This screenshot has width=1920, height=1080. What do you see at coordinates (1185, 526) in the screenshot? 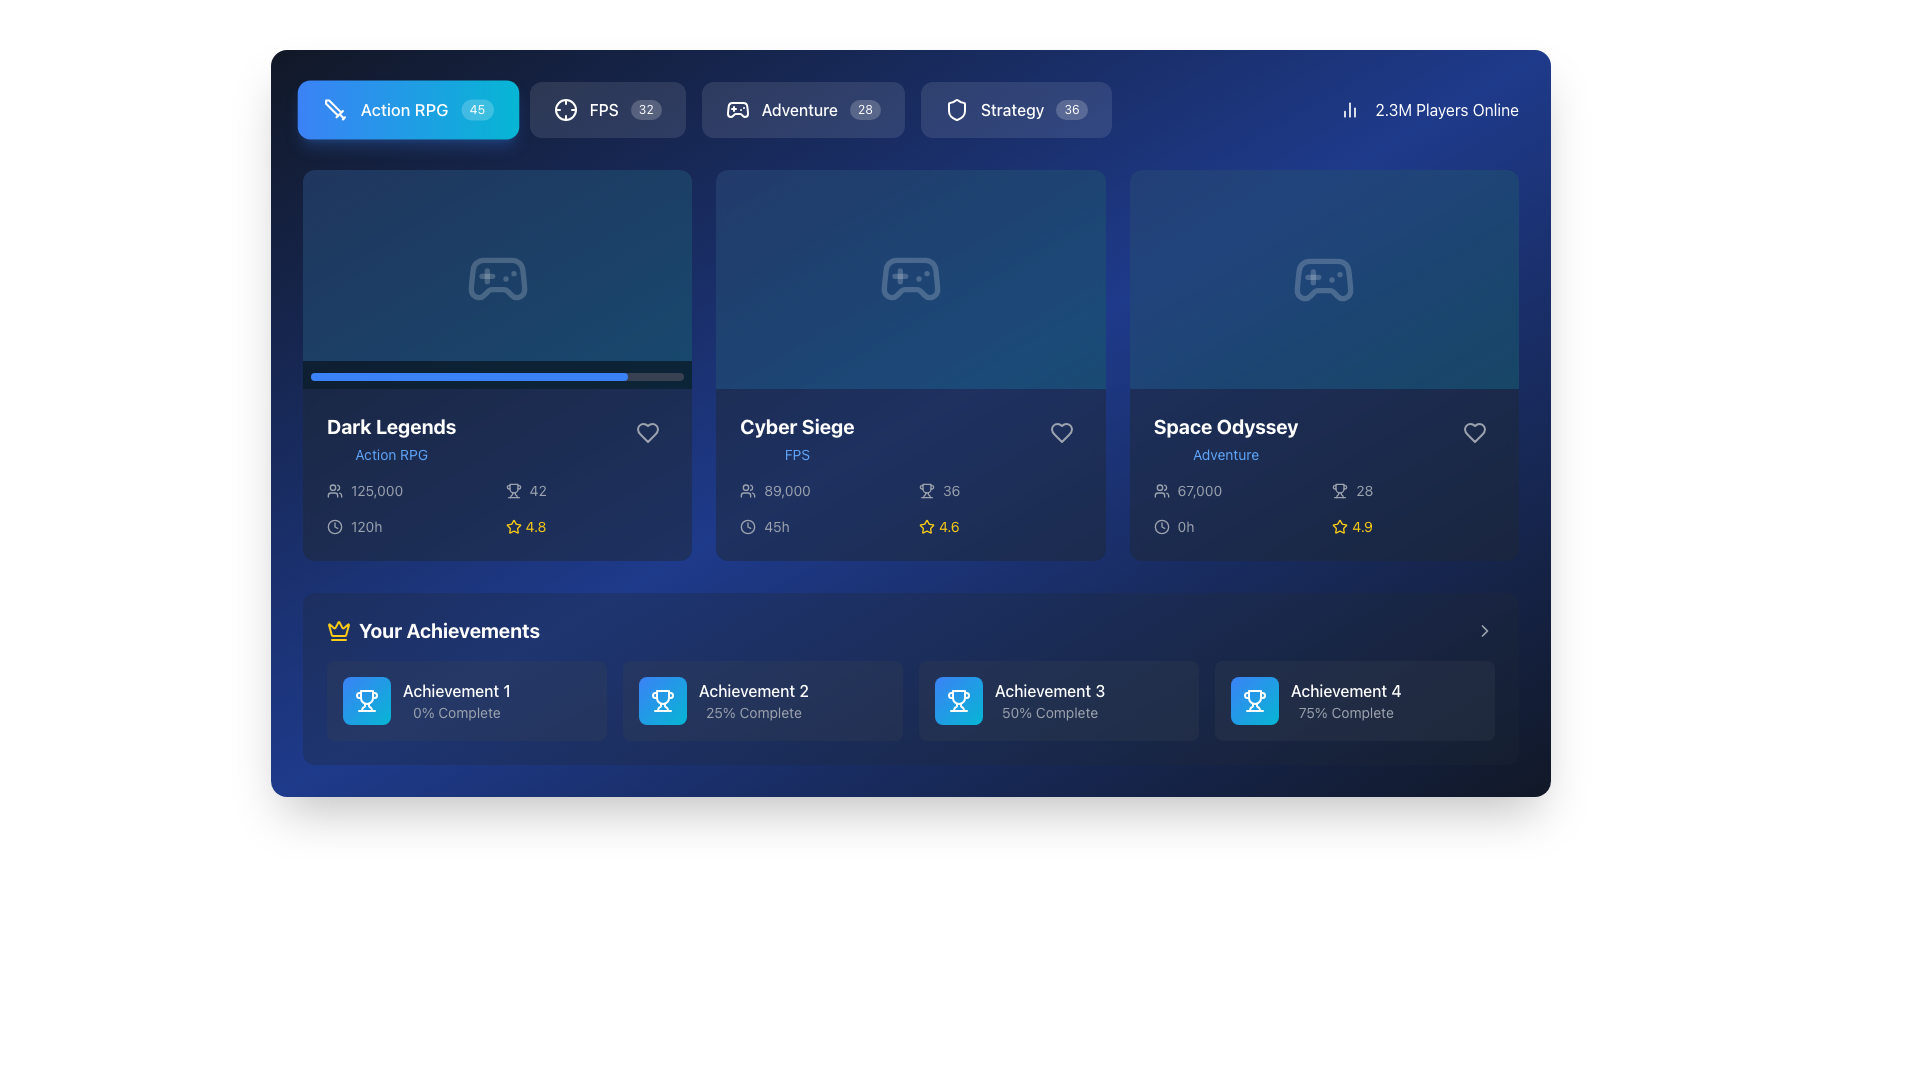
I see `the text label displaying '0h', which is styled in gray and located to the right of a clock icon in the lower section of the 'Space Odyssey' card` at bounding box center [1185, 526].